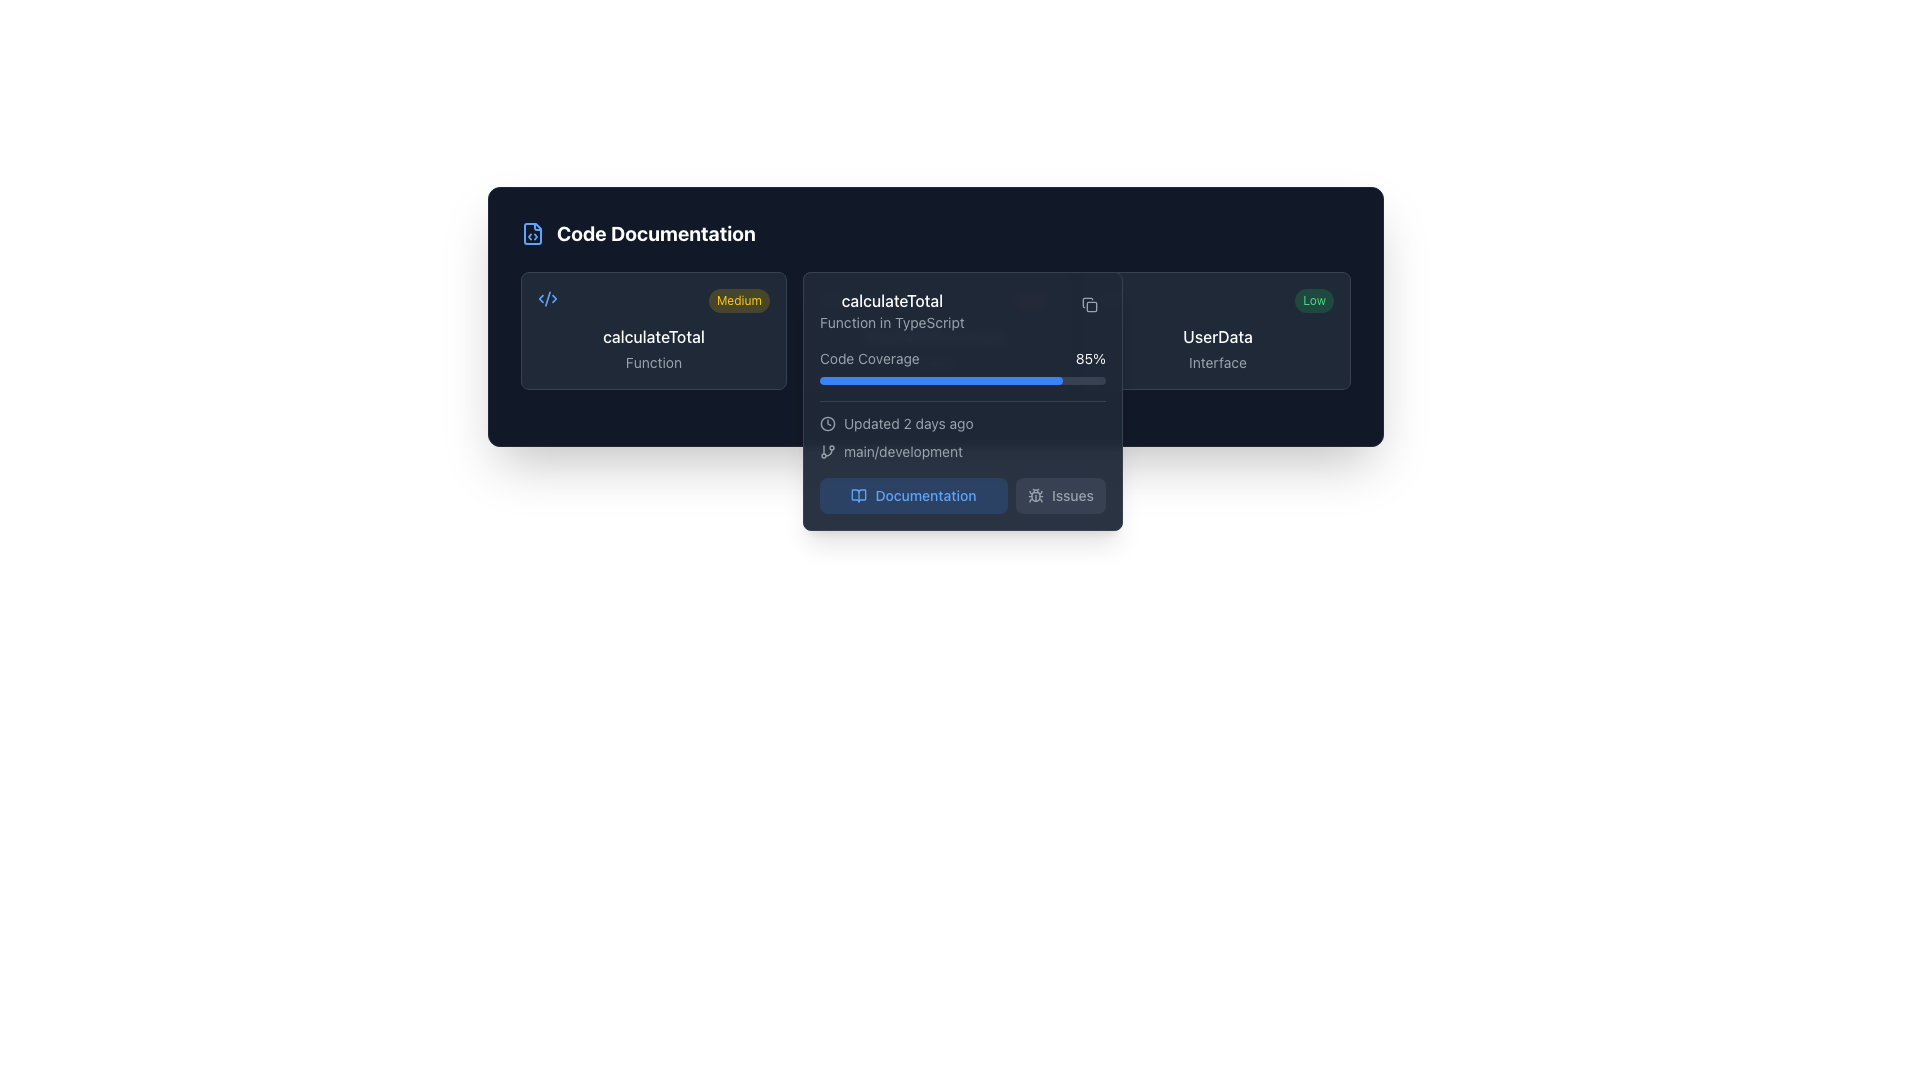 This screenshot has height=1080, width=1920. I want to click on the Progress bar displaying 'Code Coverage' with a value of '85%', which is styled with a lighter text for the metric and a blue progress bar against a grey background, so click(963, 366).